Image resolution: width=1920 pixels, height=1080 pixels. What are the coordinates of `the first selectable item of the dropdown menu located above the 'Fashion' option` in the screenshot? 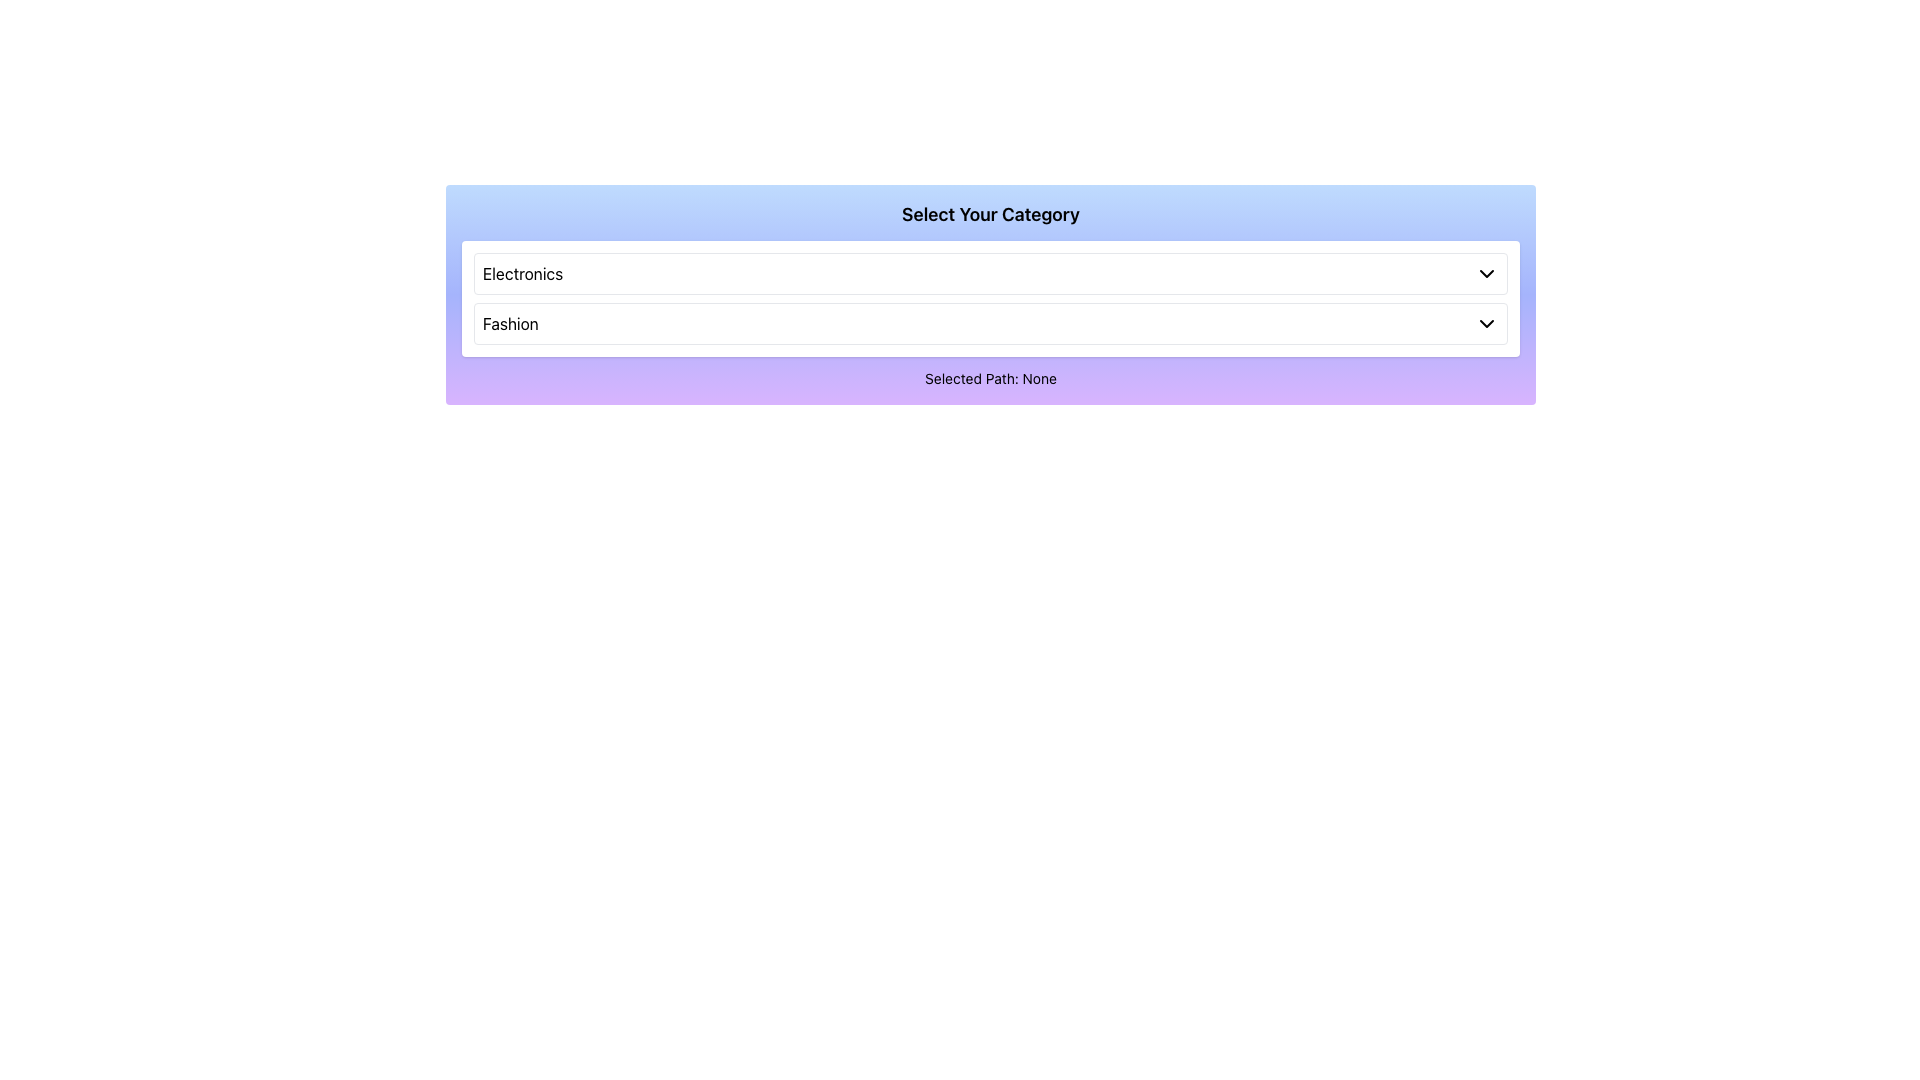 It's located at (990, 273).